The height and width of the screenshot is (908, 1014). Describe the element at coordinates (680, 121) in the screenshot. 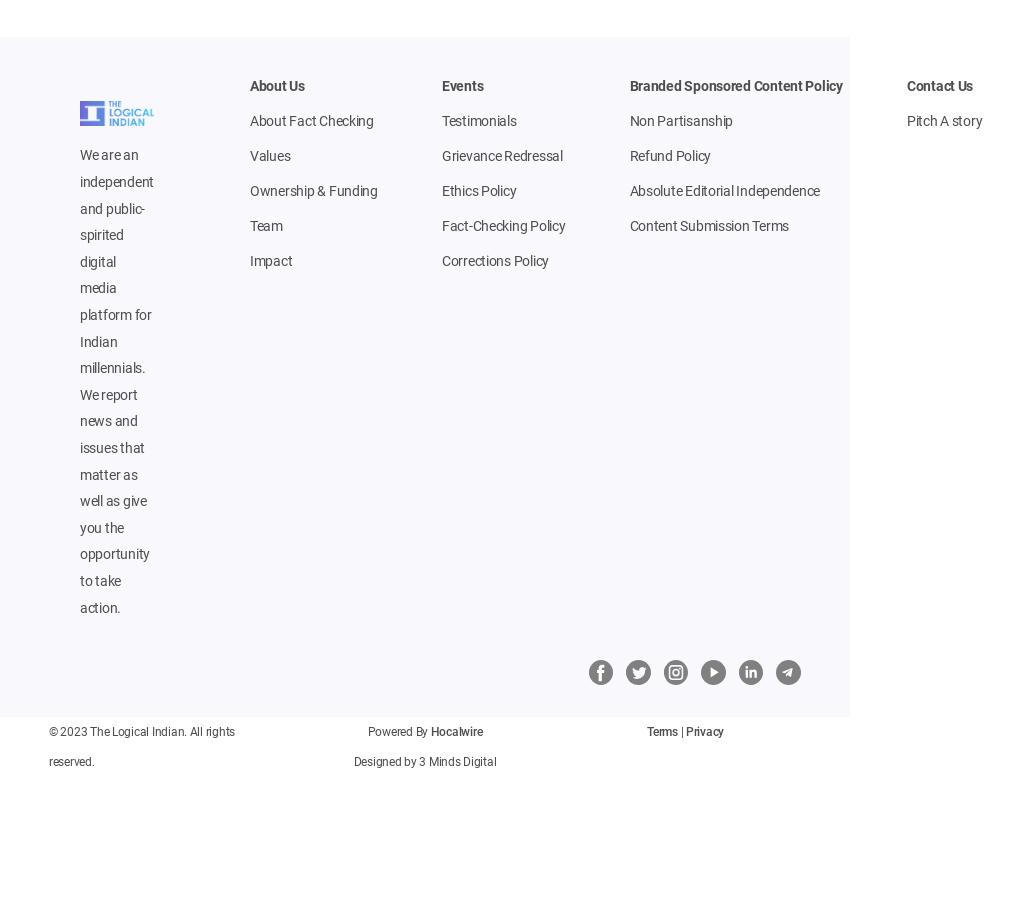

I see `'Non Partisanship'` at that location.